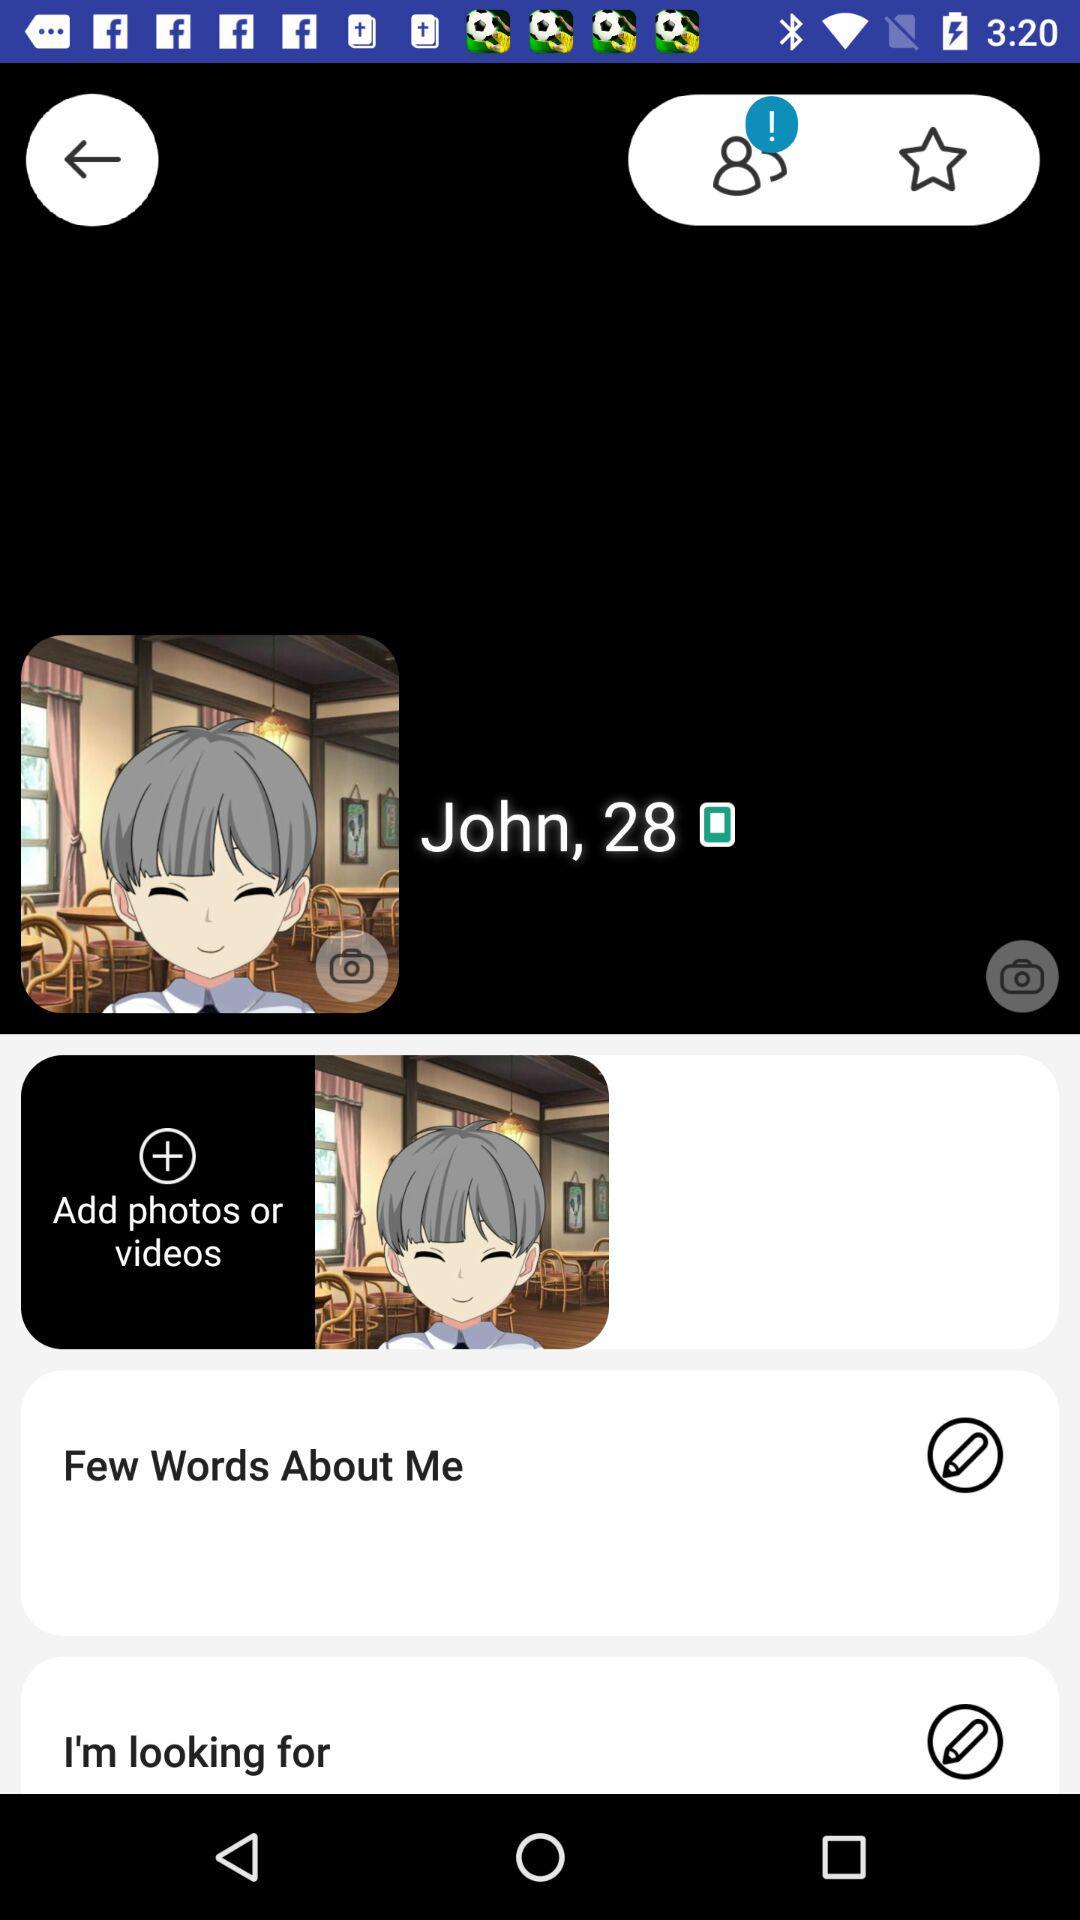 The height and width of the screenshot is (1920, 1080). I want to click on the edit icon, so click(964, 1745).